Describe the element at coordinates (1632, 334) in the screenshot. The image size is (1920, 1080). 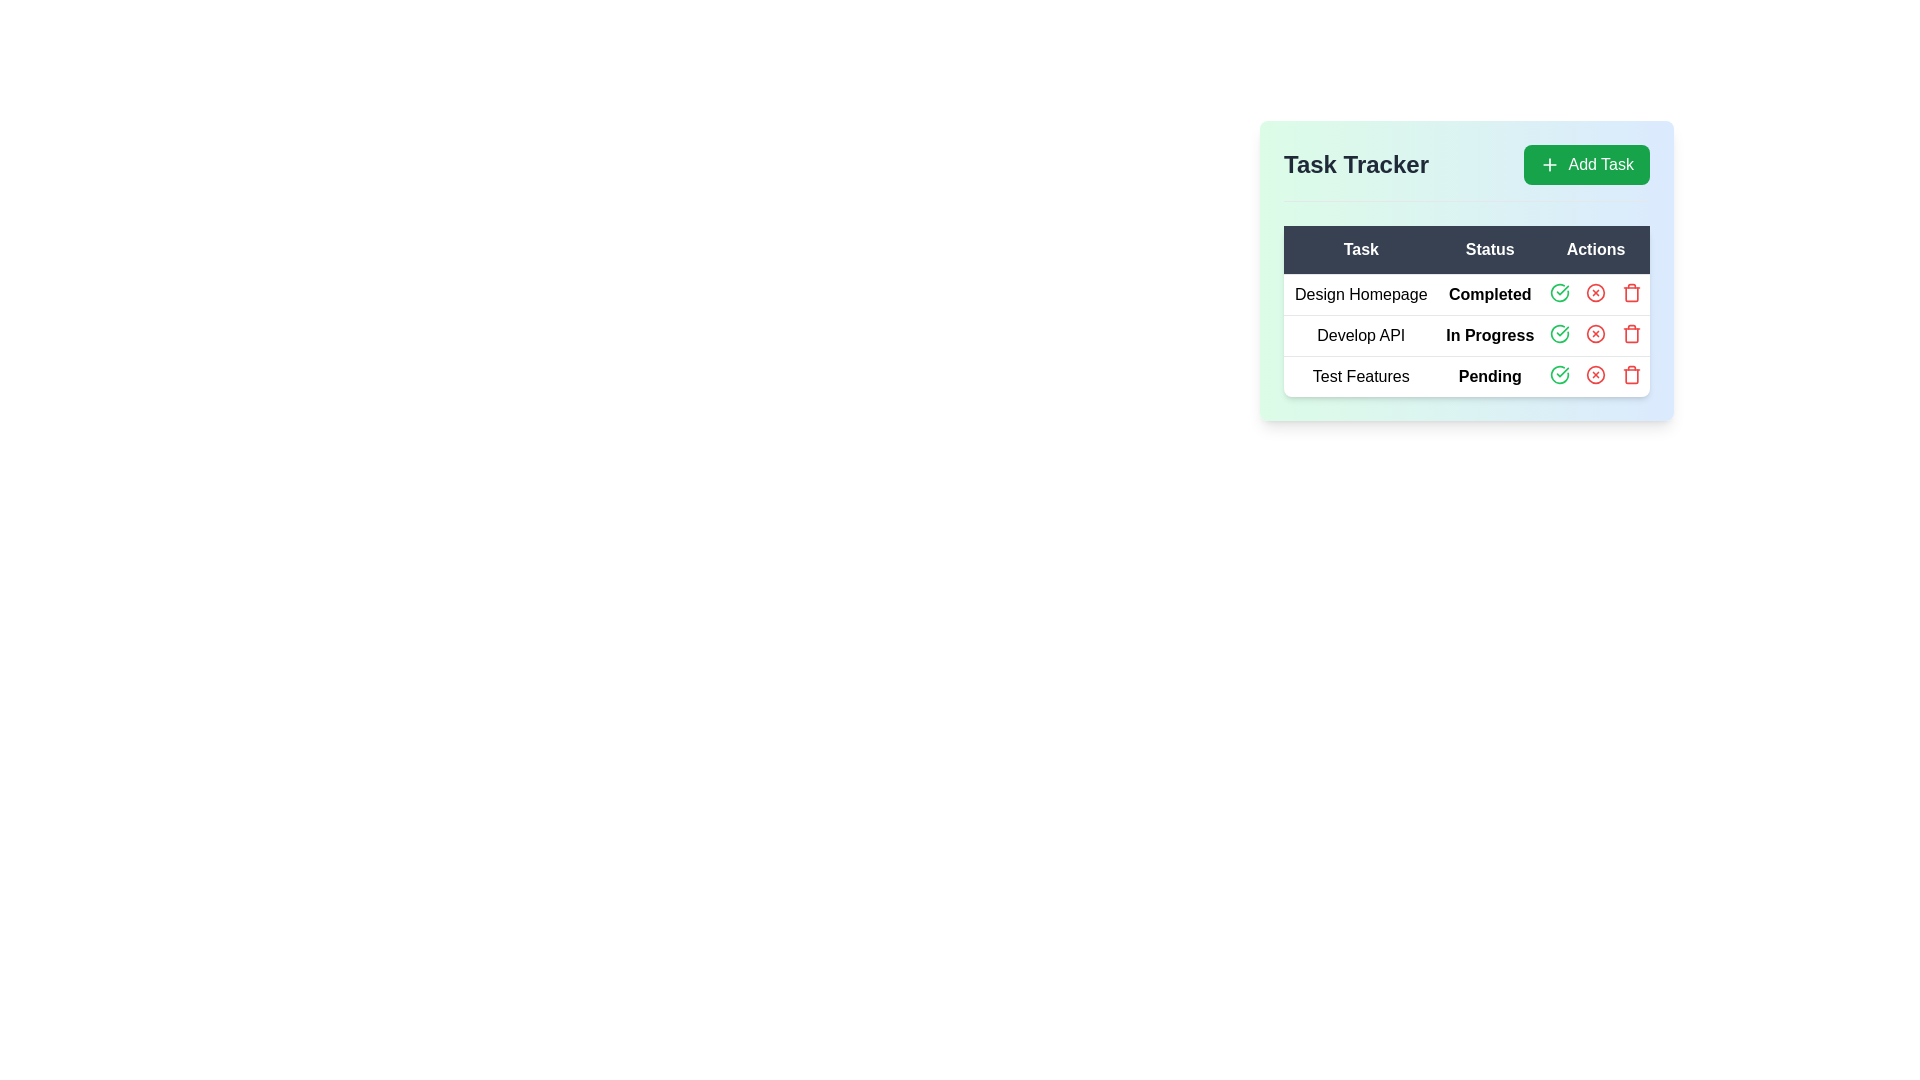
I see `the trash can icon in the Actions column of the task tracker table` at that location.